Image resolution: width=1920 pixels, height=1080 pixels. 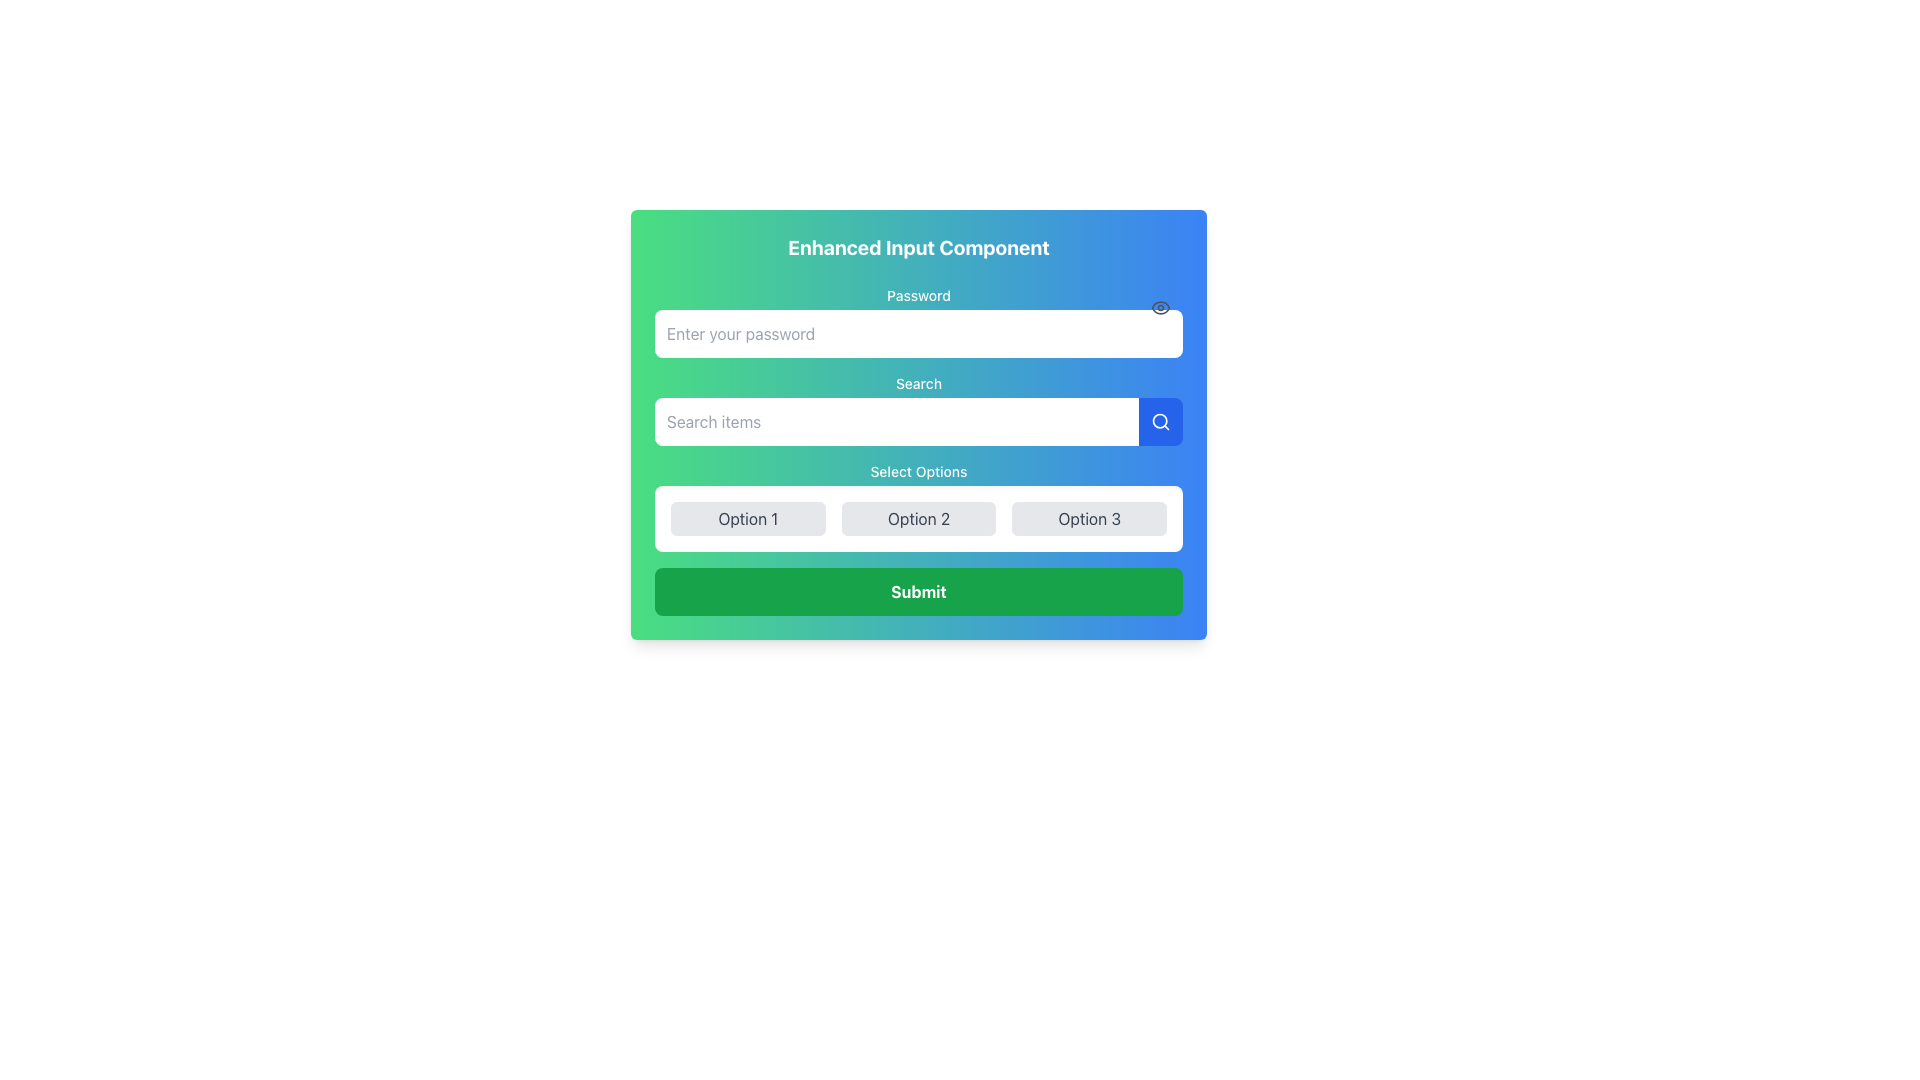 I want to click on the password visibility toggle icon located at the far-right side of the password input field, so click(x=1161, y=308).